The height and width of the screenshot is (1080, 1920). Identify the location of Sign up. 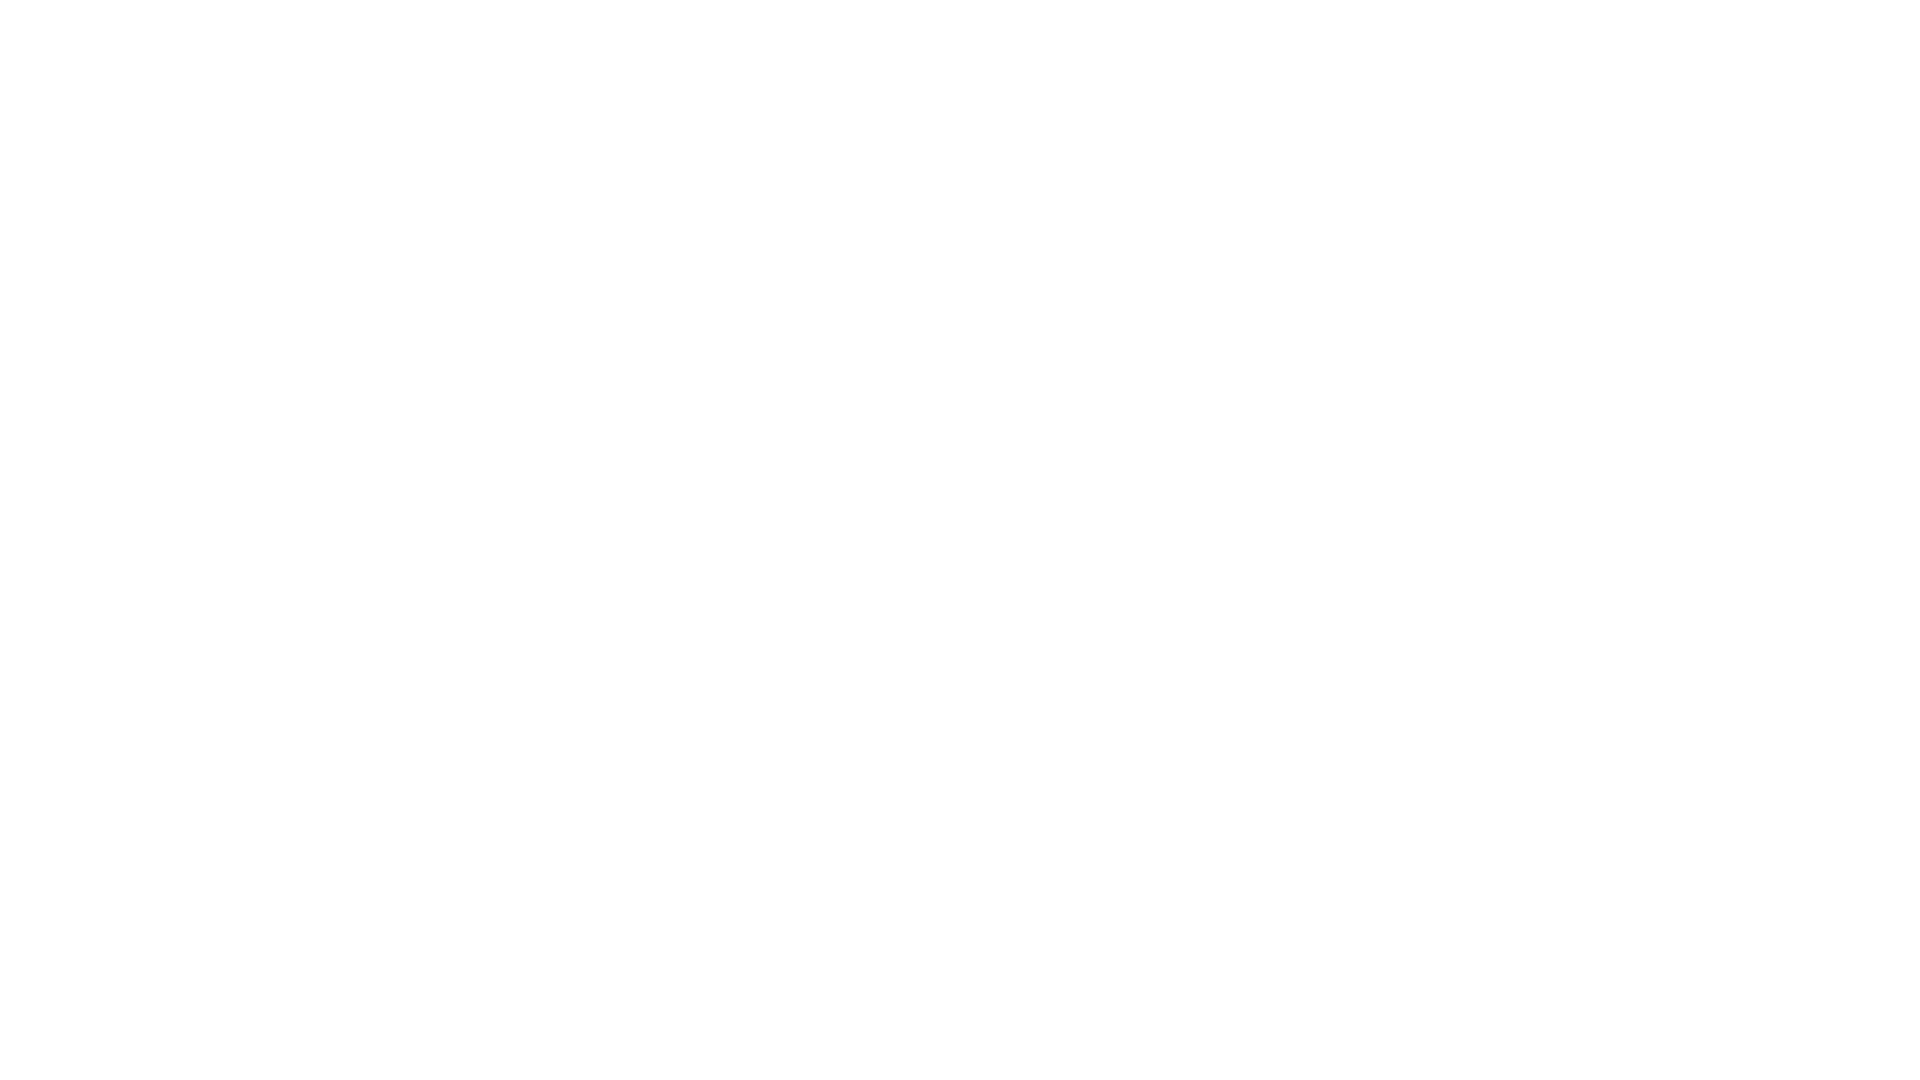
(1474, 49).